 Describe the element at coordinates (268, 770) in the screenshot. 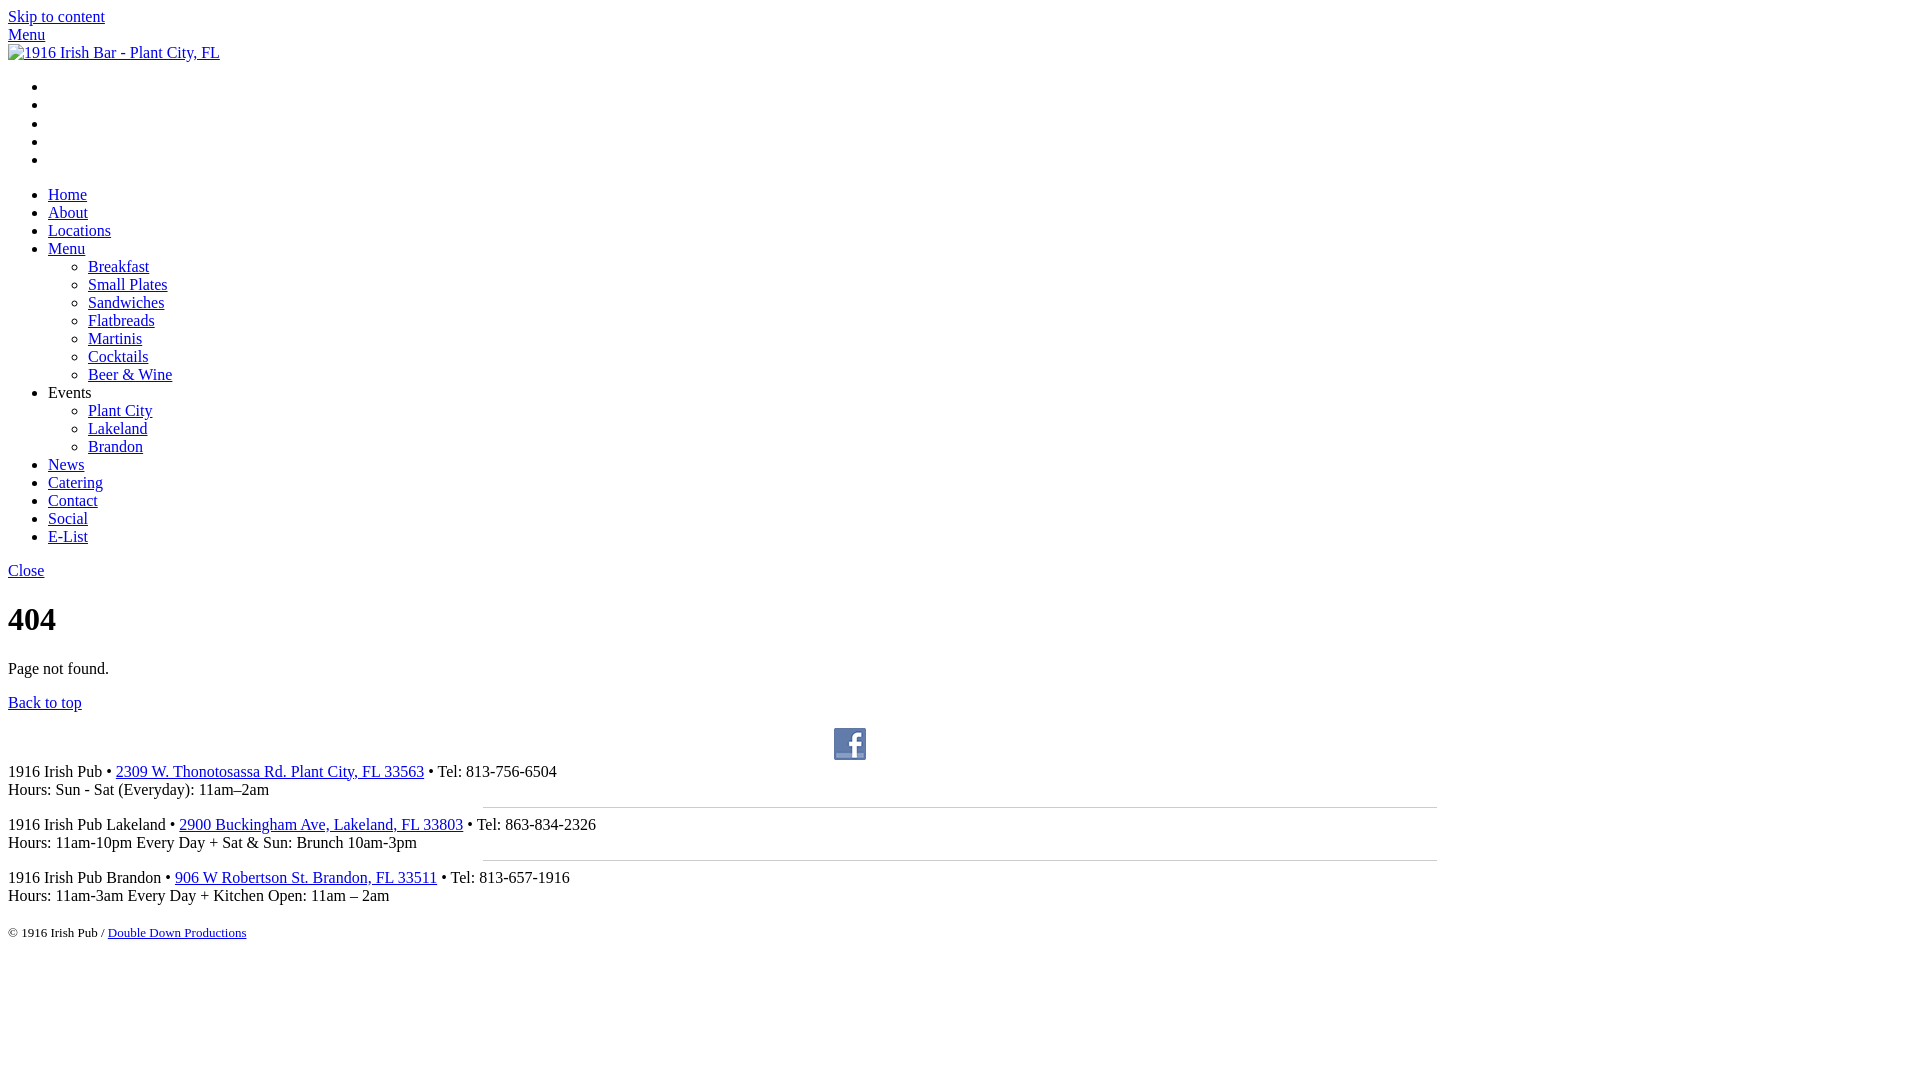

I see `'2309 W. Thonotosassa Rd. Plant City, FL 33563'` at that location.